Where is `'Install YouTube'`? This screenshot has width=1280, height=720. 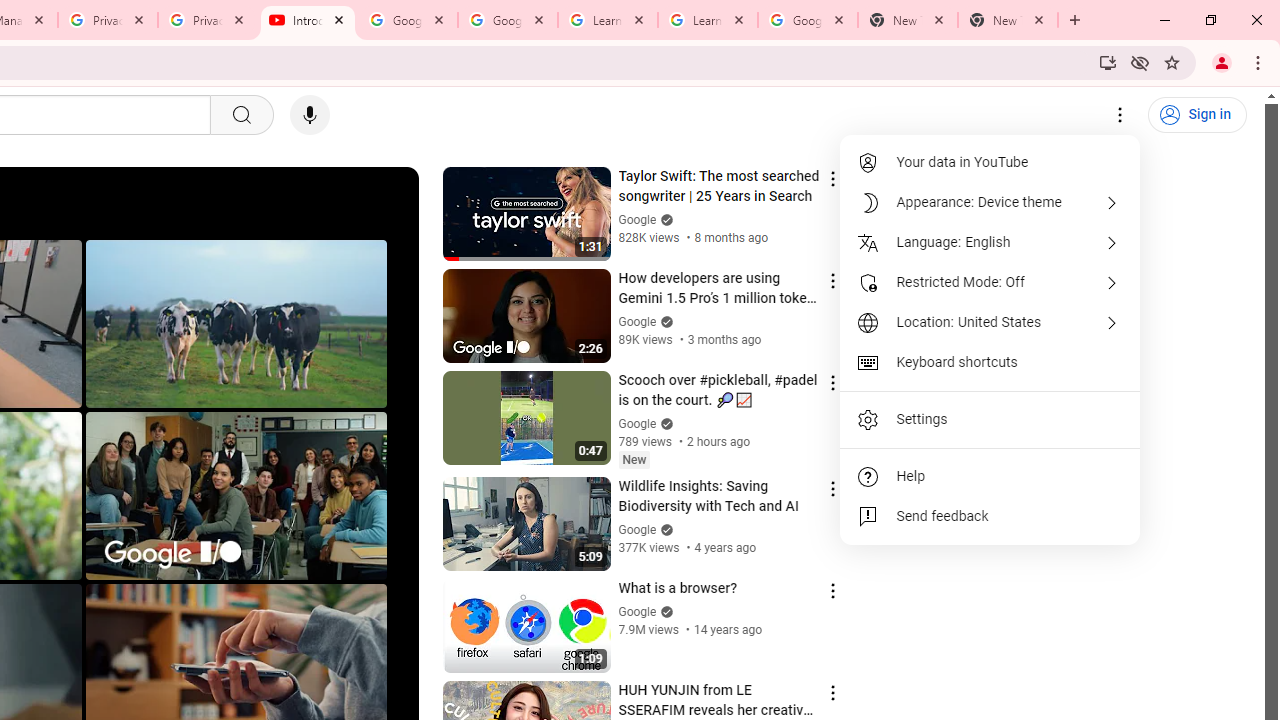
'Install YouTube' is located at coordinates (1106, 61).